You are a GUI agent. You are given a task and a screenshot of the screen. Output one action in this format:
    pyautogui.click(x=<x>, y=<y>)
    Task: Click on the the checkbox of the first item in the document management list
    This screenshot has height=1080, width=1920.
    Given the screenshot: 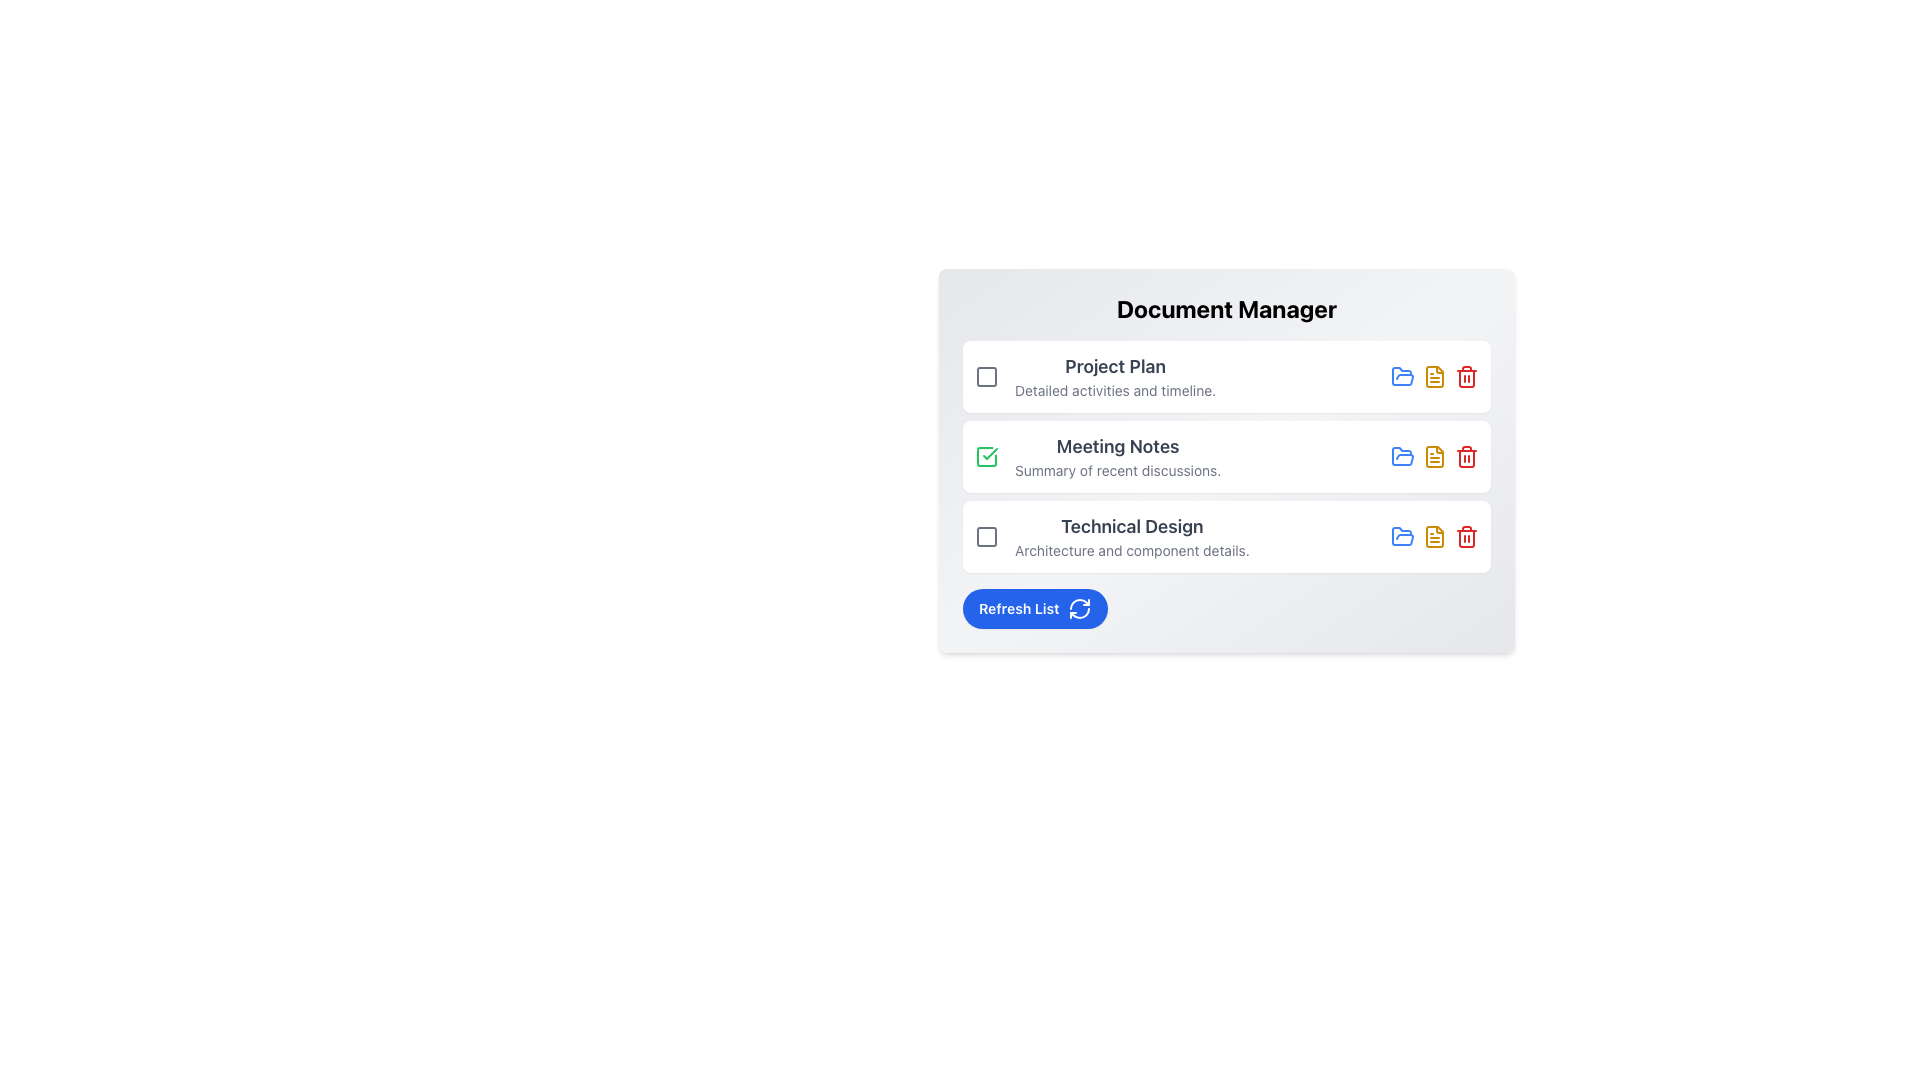 What is the action you would take?
    pyautogui.click(x=1226, y=377)
    